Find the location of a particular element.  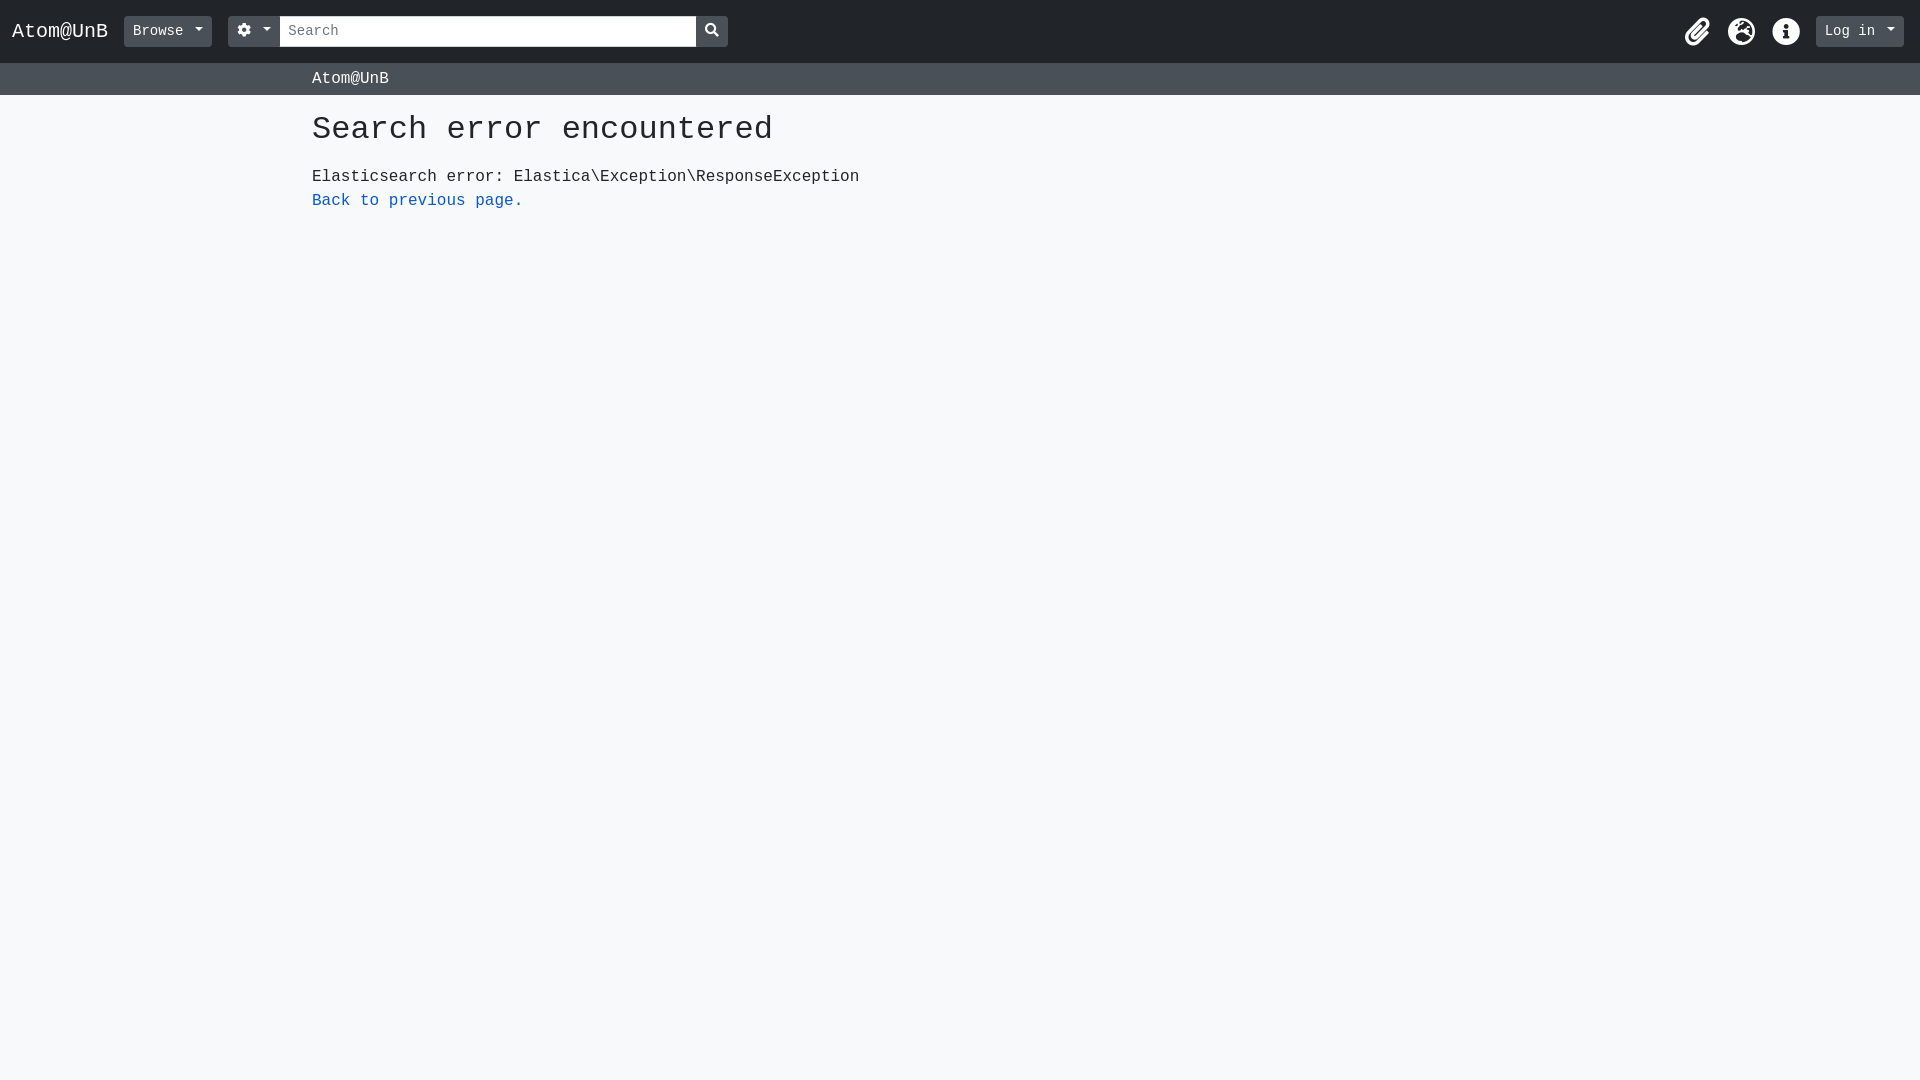

'Clipboard' is located at coordinates (1697, 31).